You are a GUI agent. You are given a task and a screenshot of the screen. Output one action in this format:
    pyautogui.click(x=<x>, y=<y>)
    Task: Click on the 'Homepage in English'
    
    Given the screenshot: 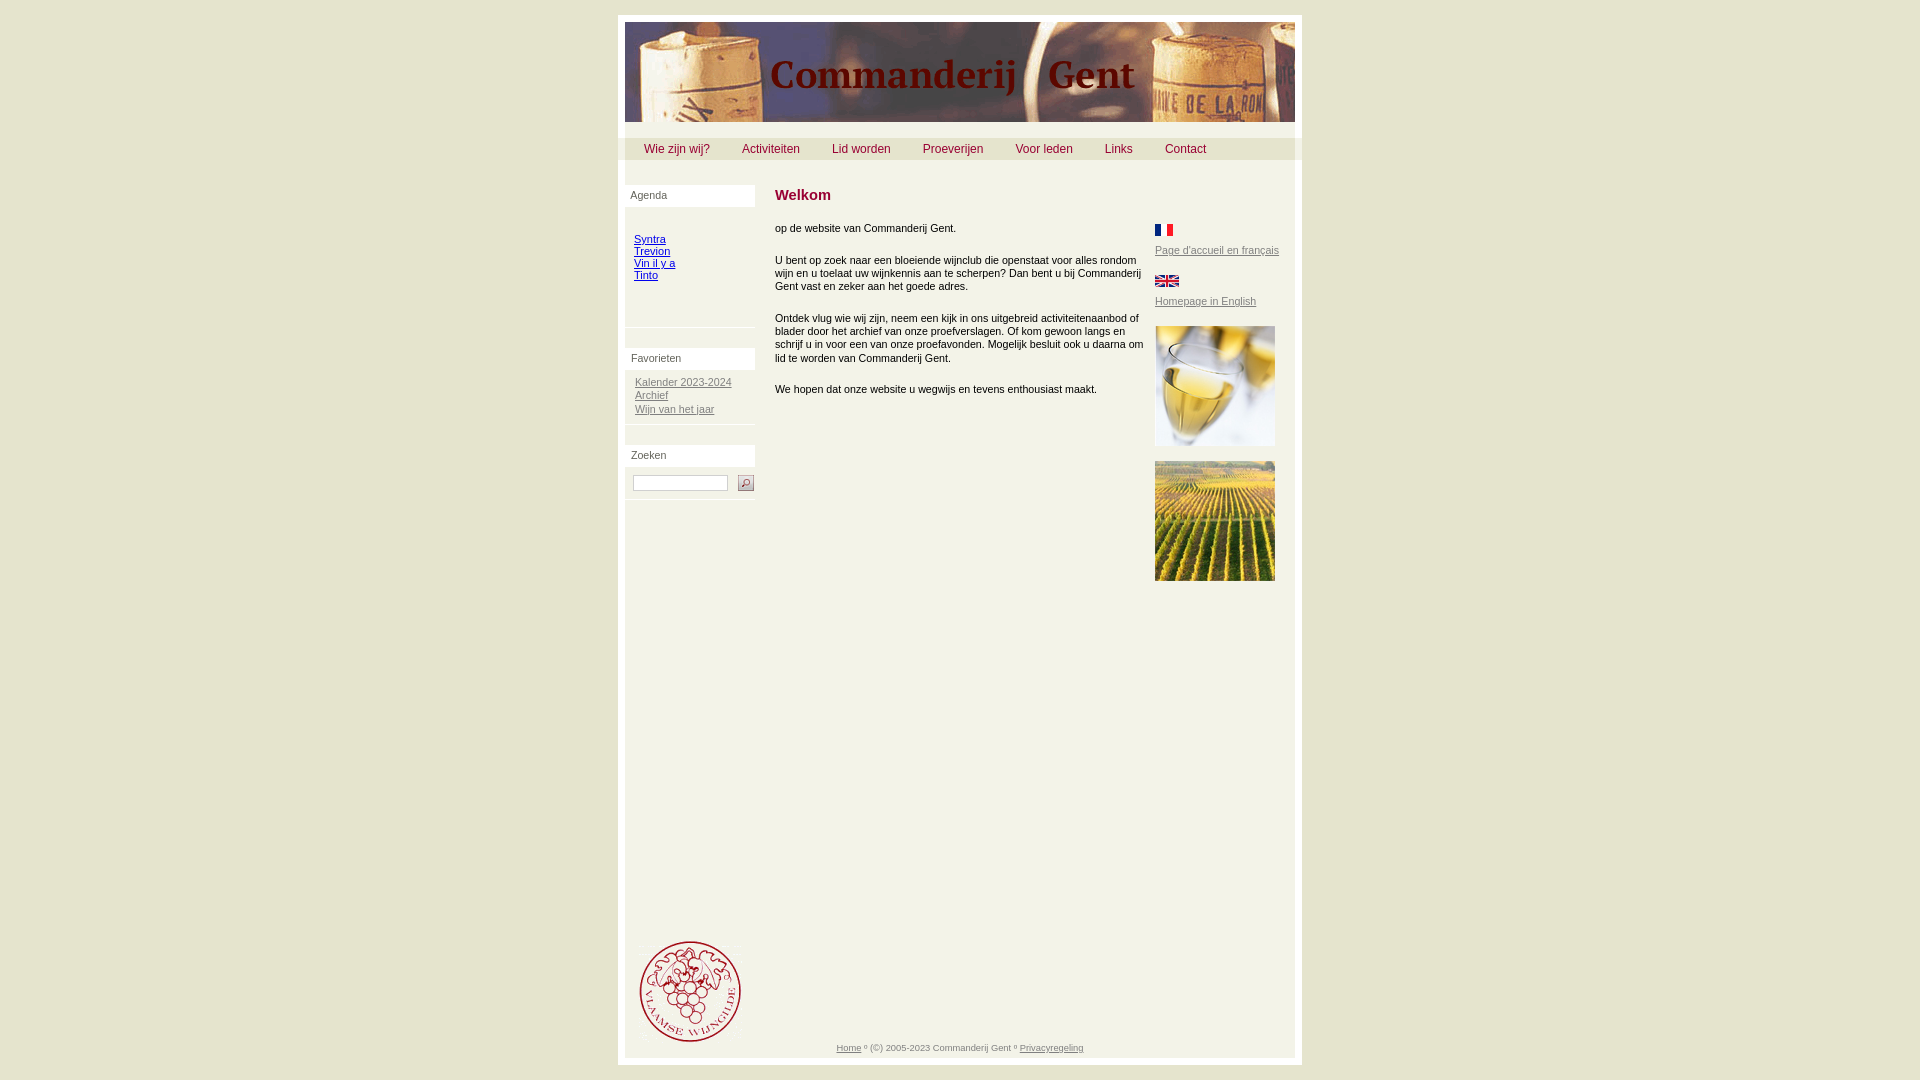 What is the action you would take?
    pyautogui.click(x=1204, y=300)
    